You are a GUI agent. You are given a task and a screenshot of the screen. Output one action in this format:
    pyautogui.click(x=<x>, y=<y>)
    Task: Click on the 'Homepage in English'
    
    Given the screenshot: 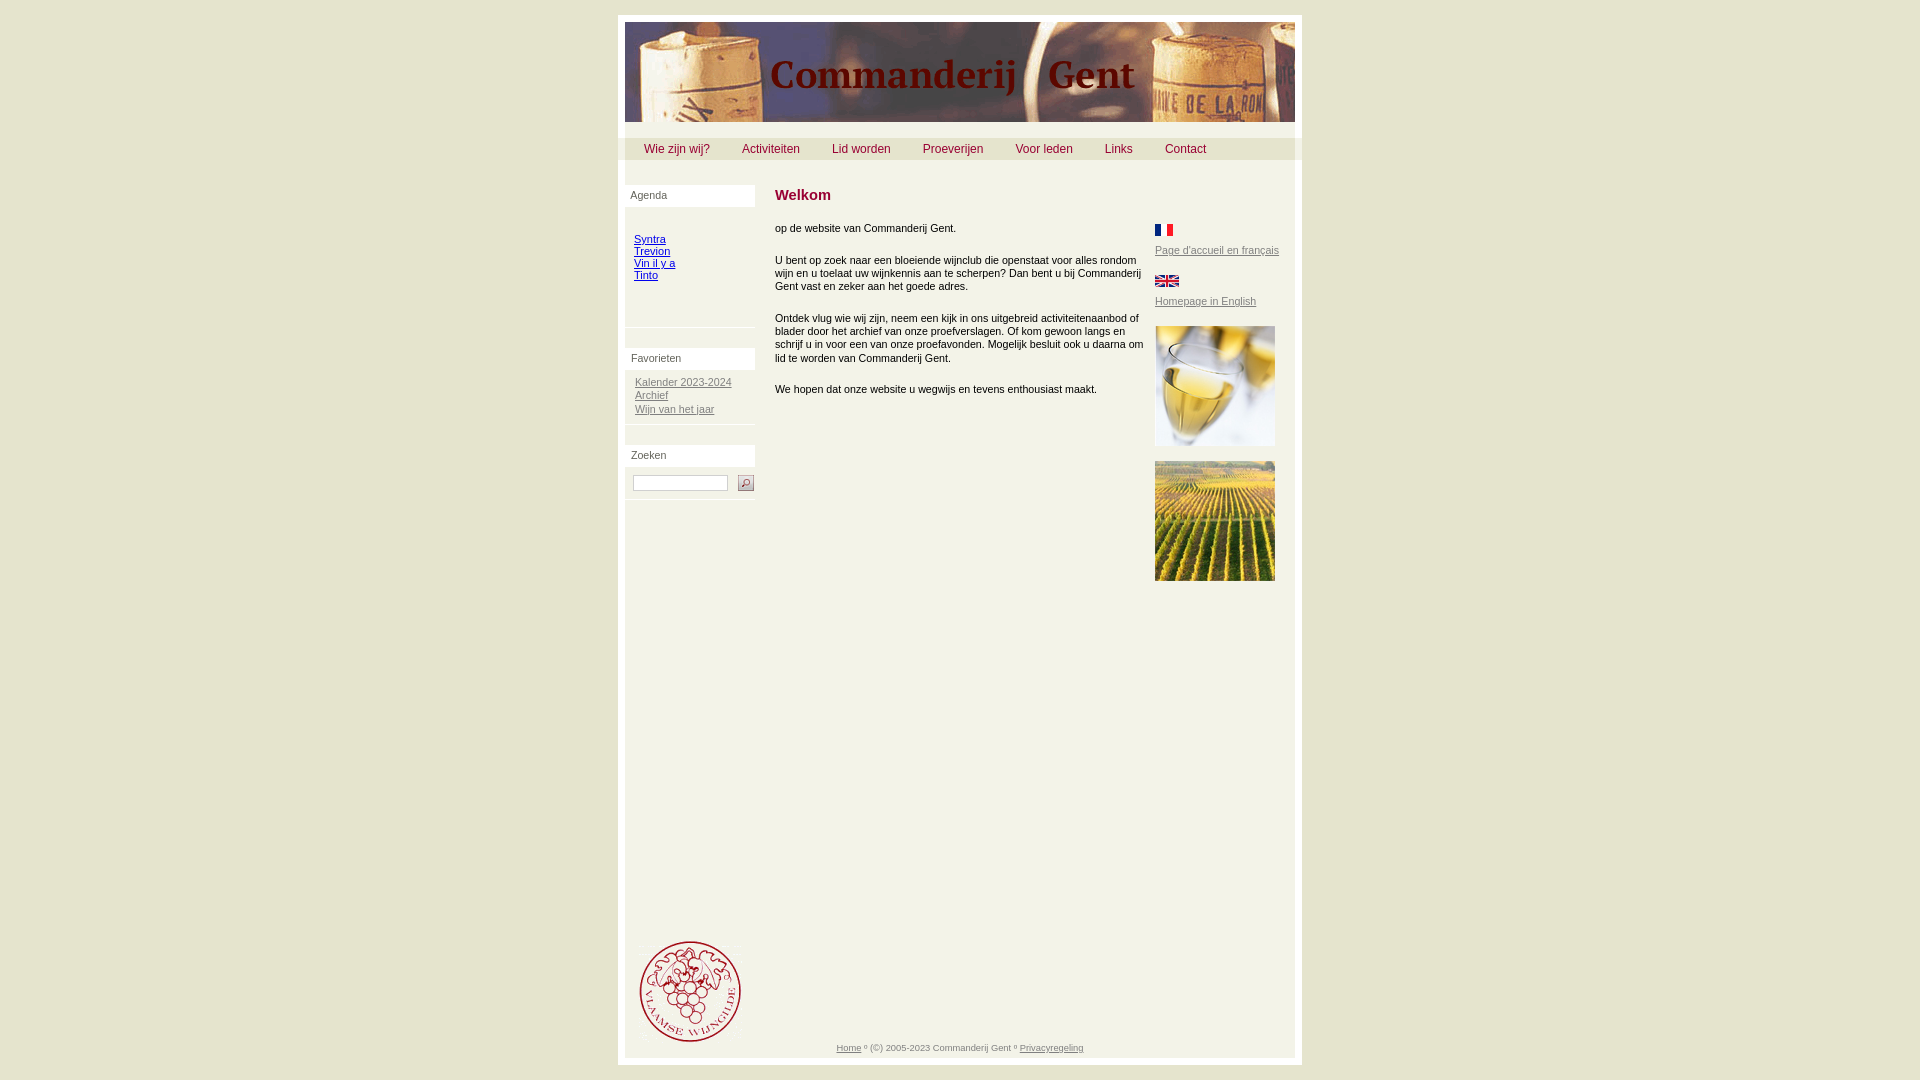 What is the action you would take?
    pyautogui.click(x=1204, y=300)
    